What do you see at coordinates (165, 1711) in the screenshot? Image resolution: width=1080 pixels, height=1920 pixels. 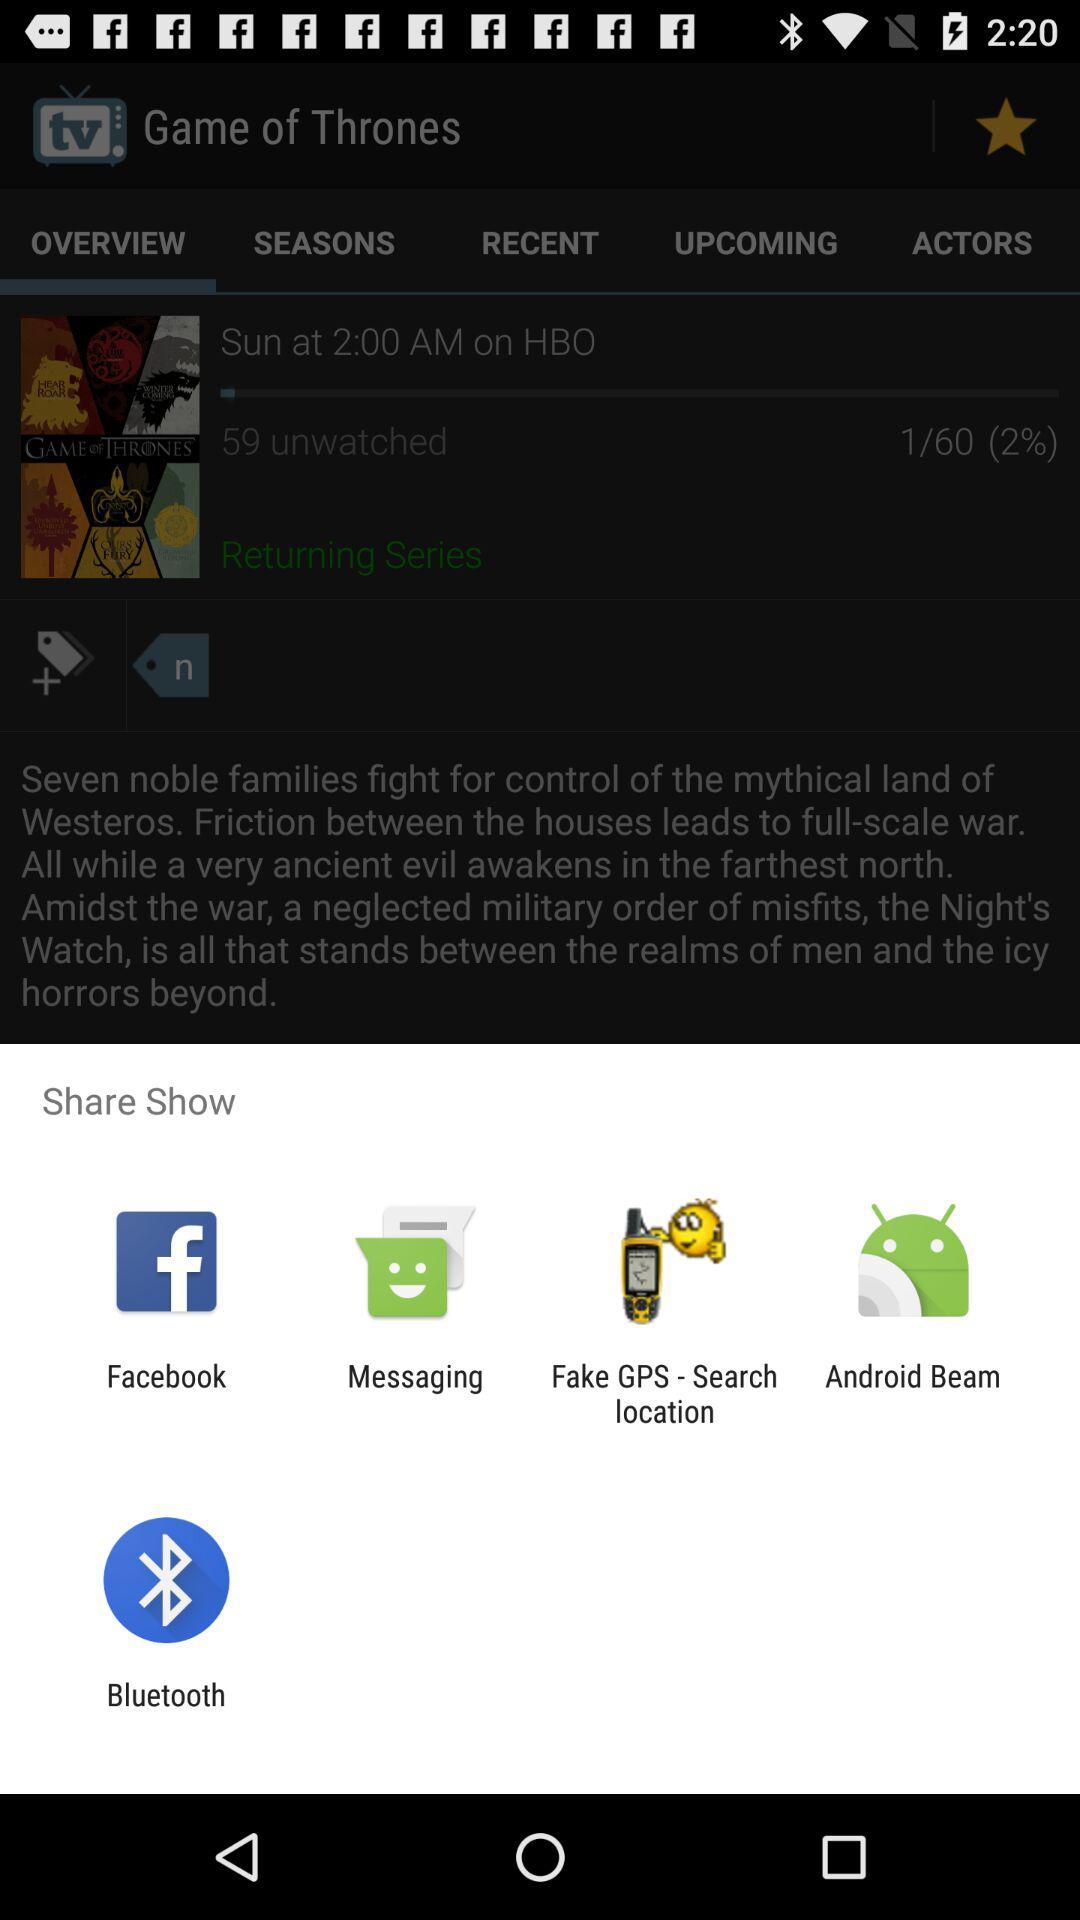 I see `bluetooth` at bounding box center [165, 1711].